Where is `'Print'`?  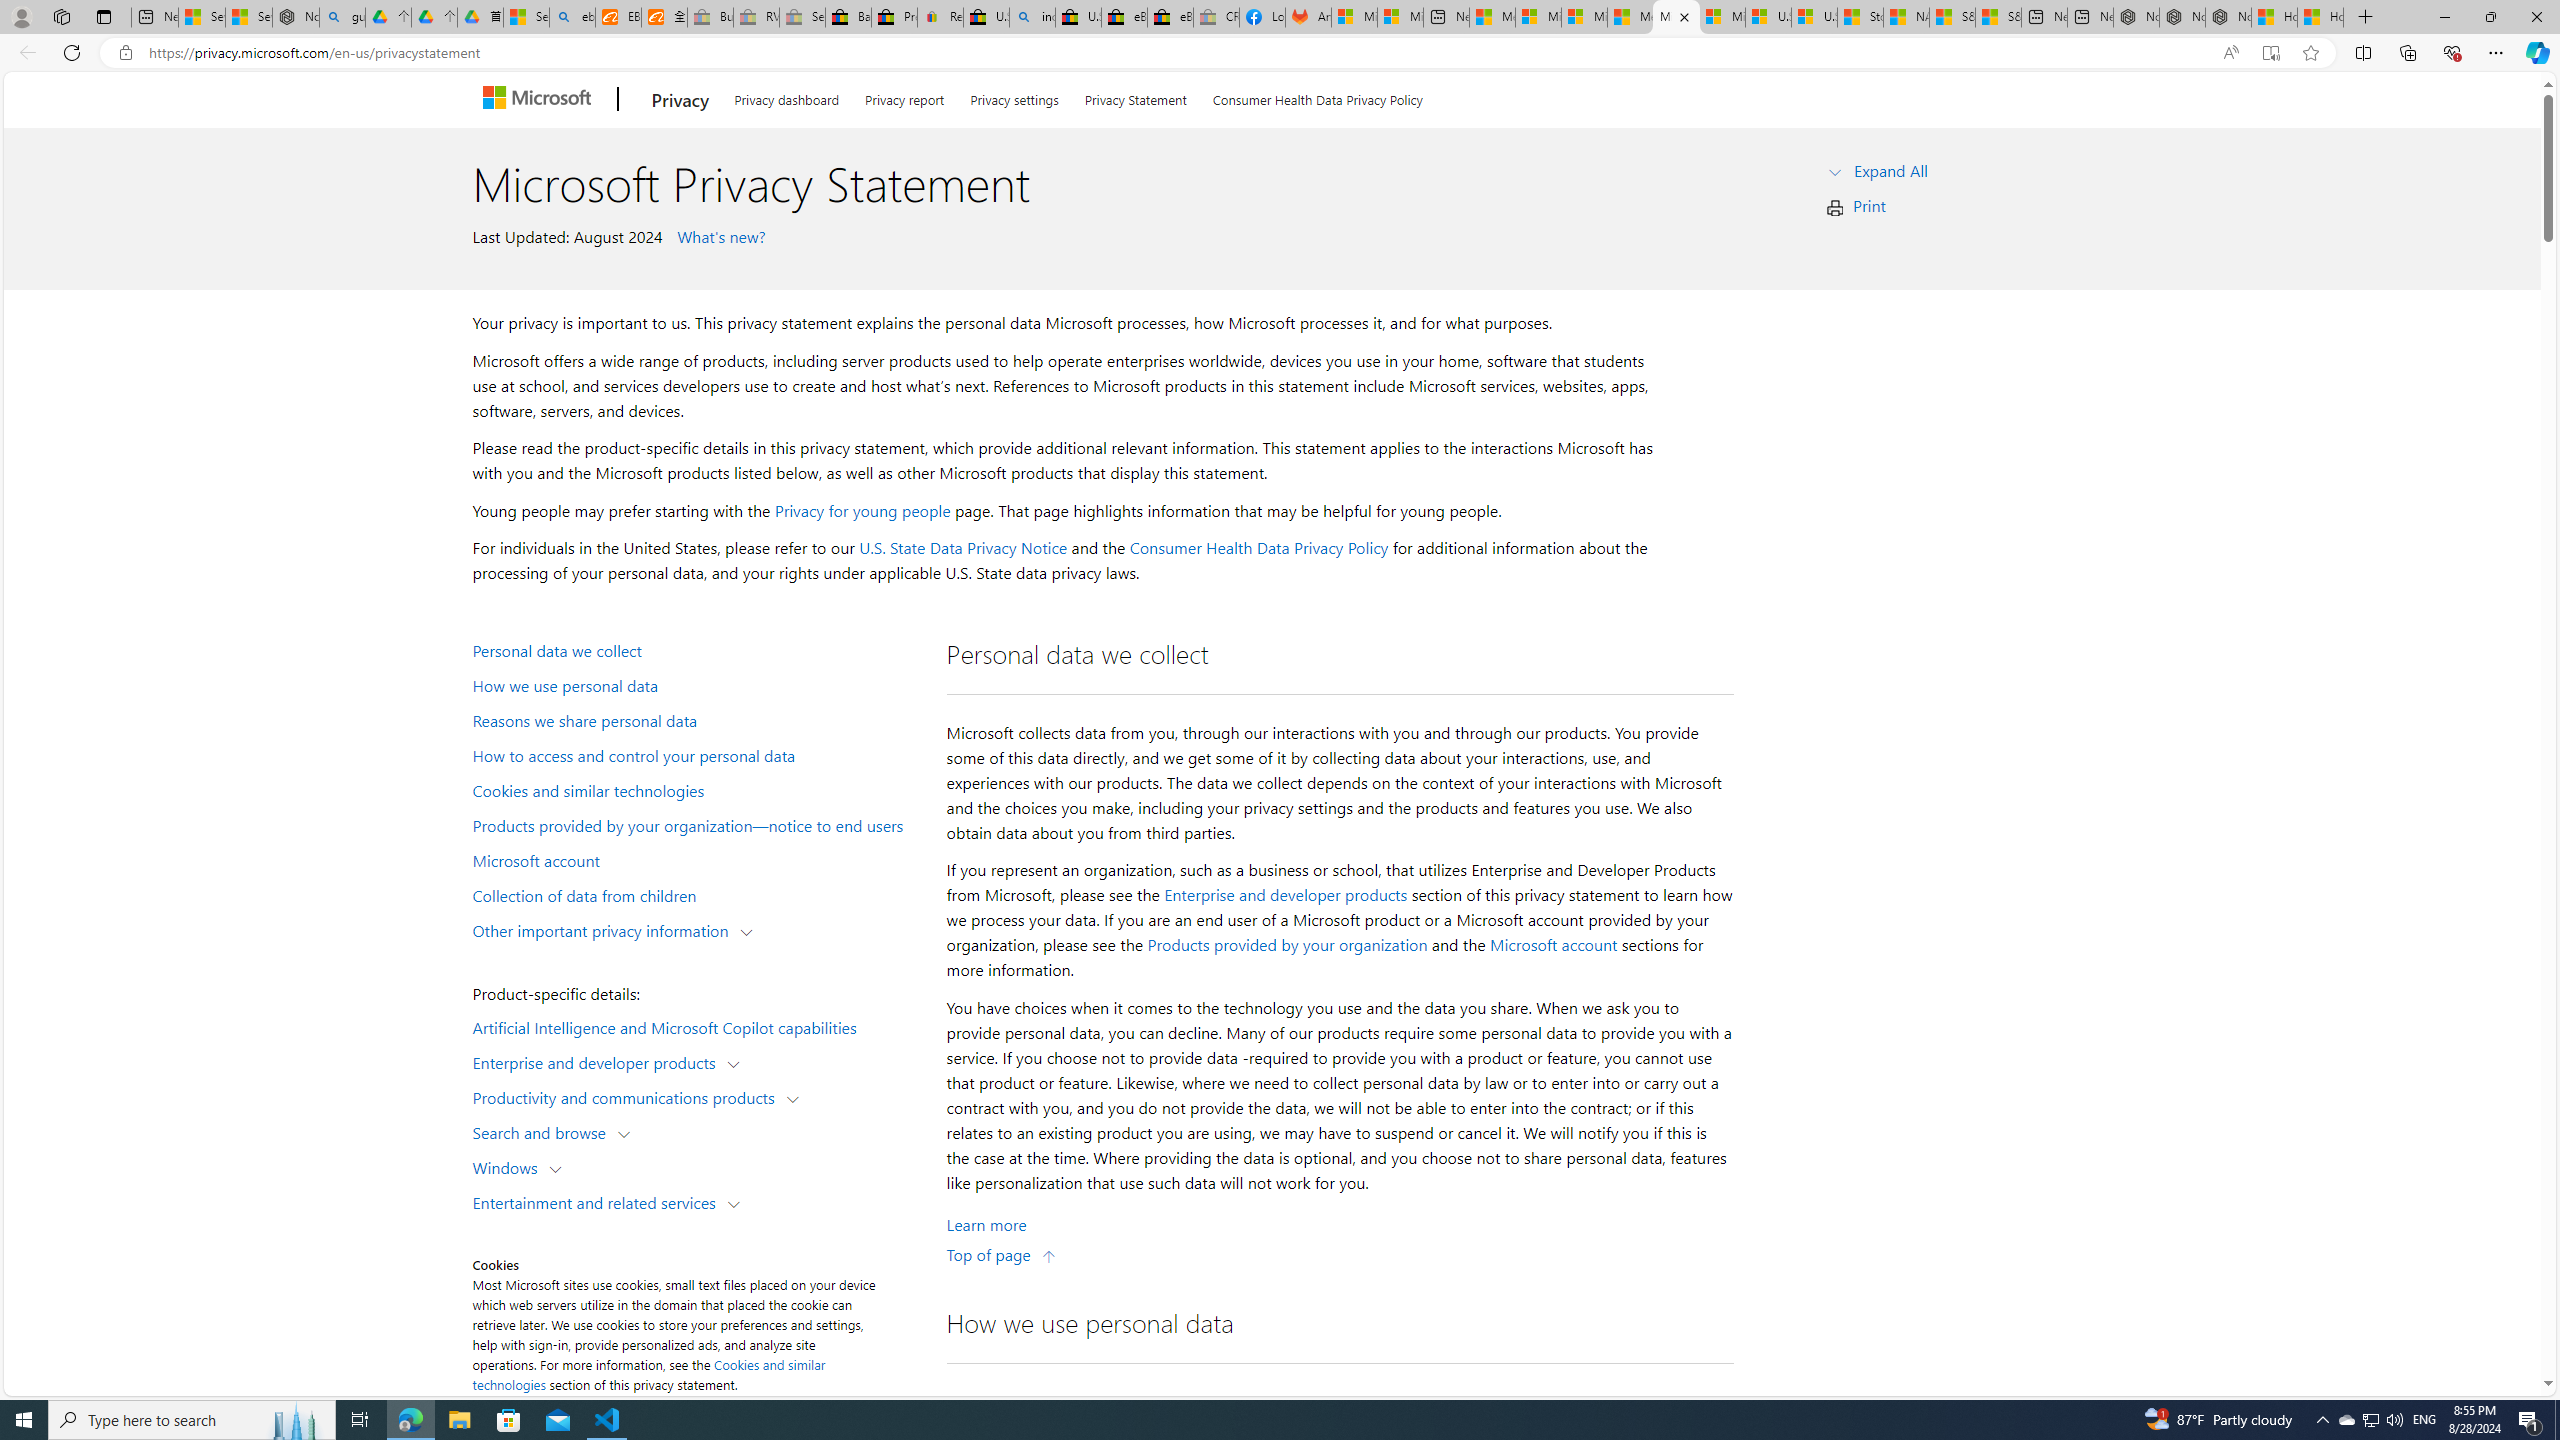
'Print' is located at coordinates (1870, 204).